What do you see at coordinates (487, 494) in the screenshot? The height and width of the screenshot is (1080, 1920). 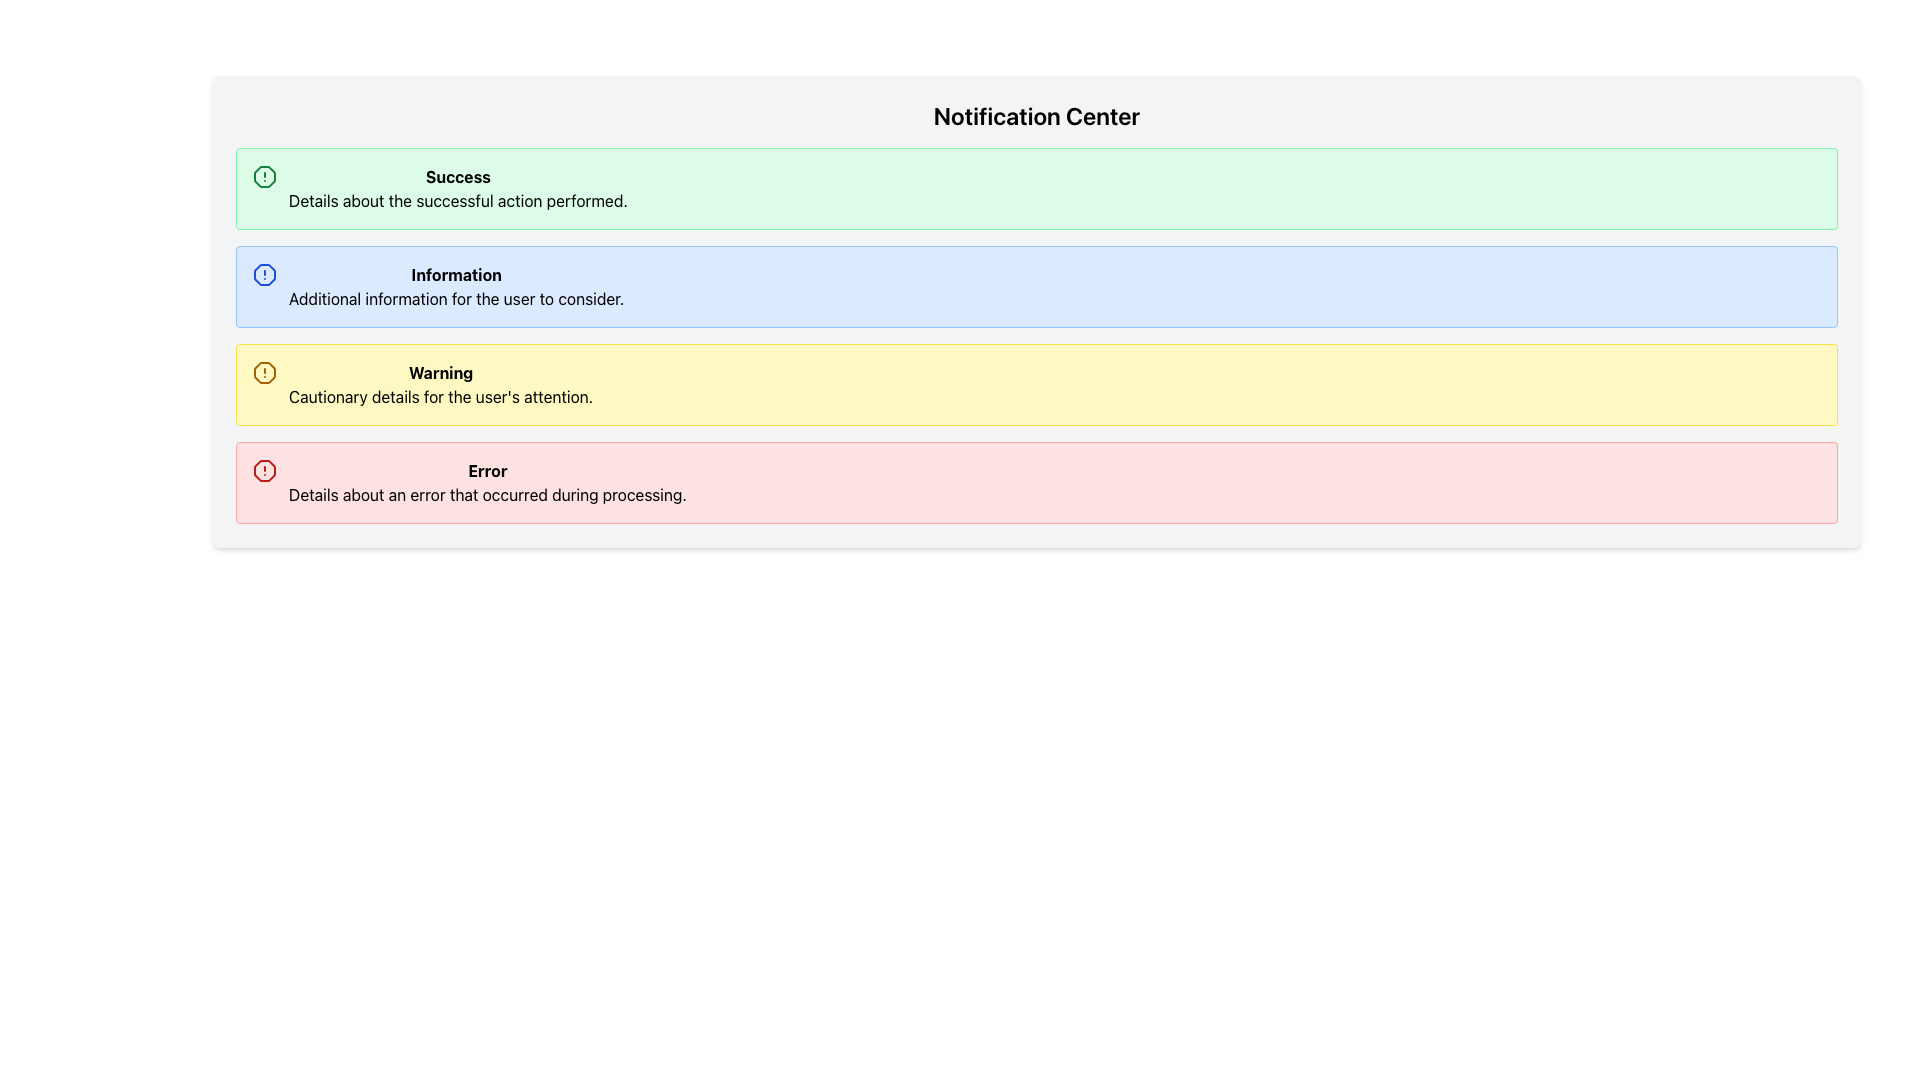 I see `the text label that reads 'Details about an error that occurred during processing.' located within a red box labeled 'Error' at the bottommost section of the notification group` at bounding box center [487, 494].